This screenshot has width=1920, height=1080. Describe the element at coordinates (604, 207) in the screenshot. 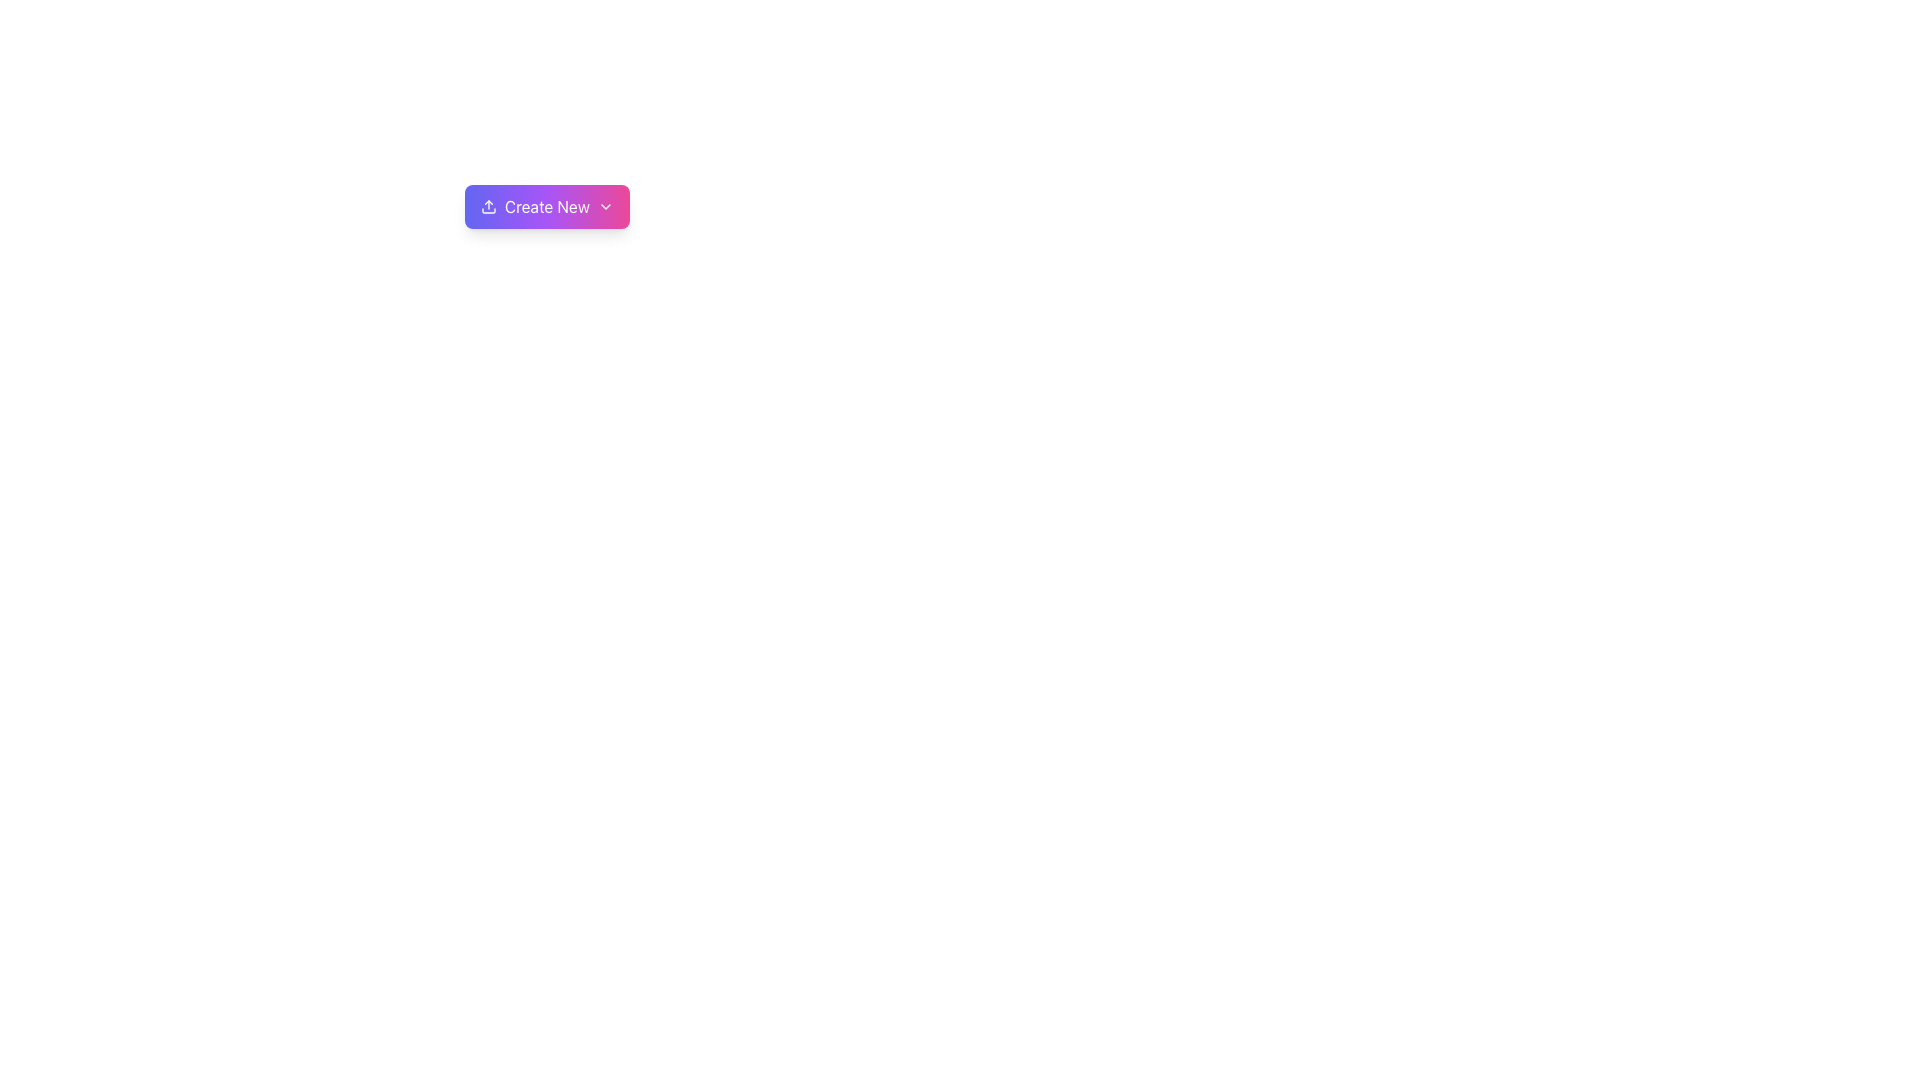

I see `the chevron down icon at the rightmost side of the 'Create New' button` at that location.